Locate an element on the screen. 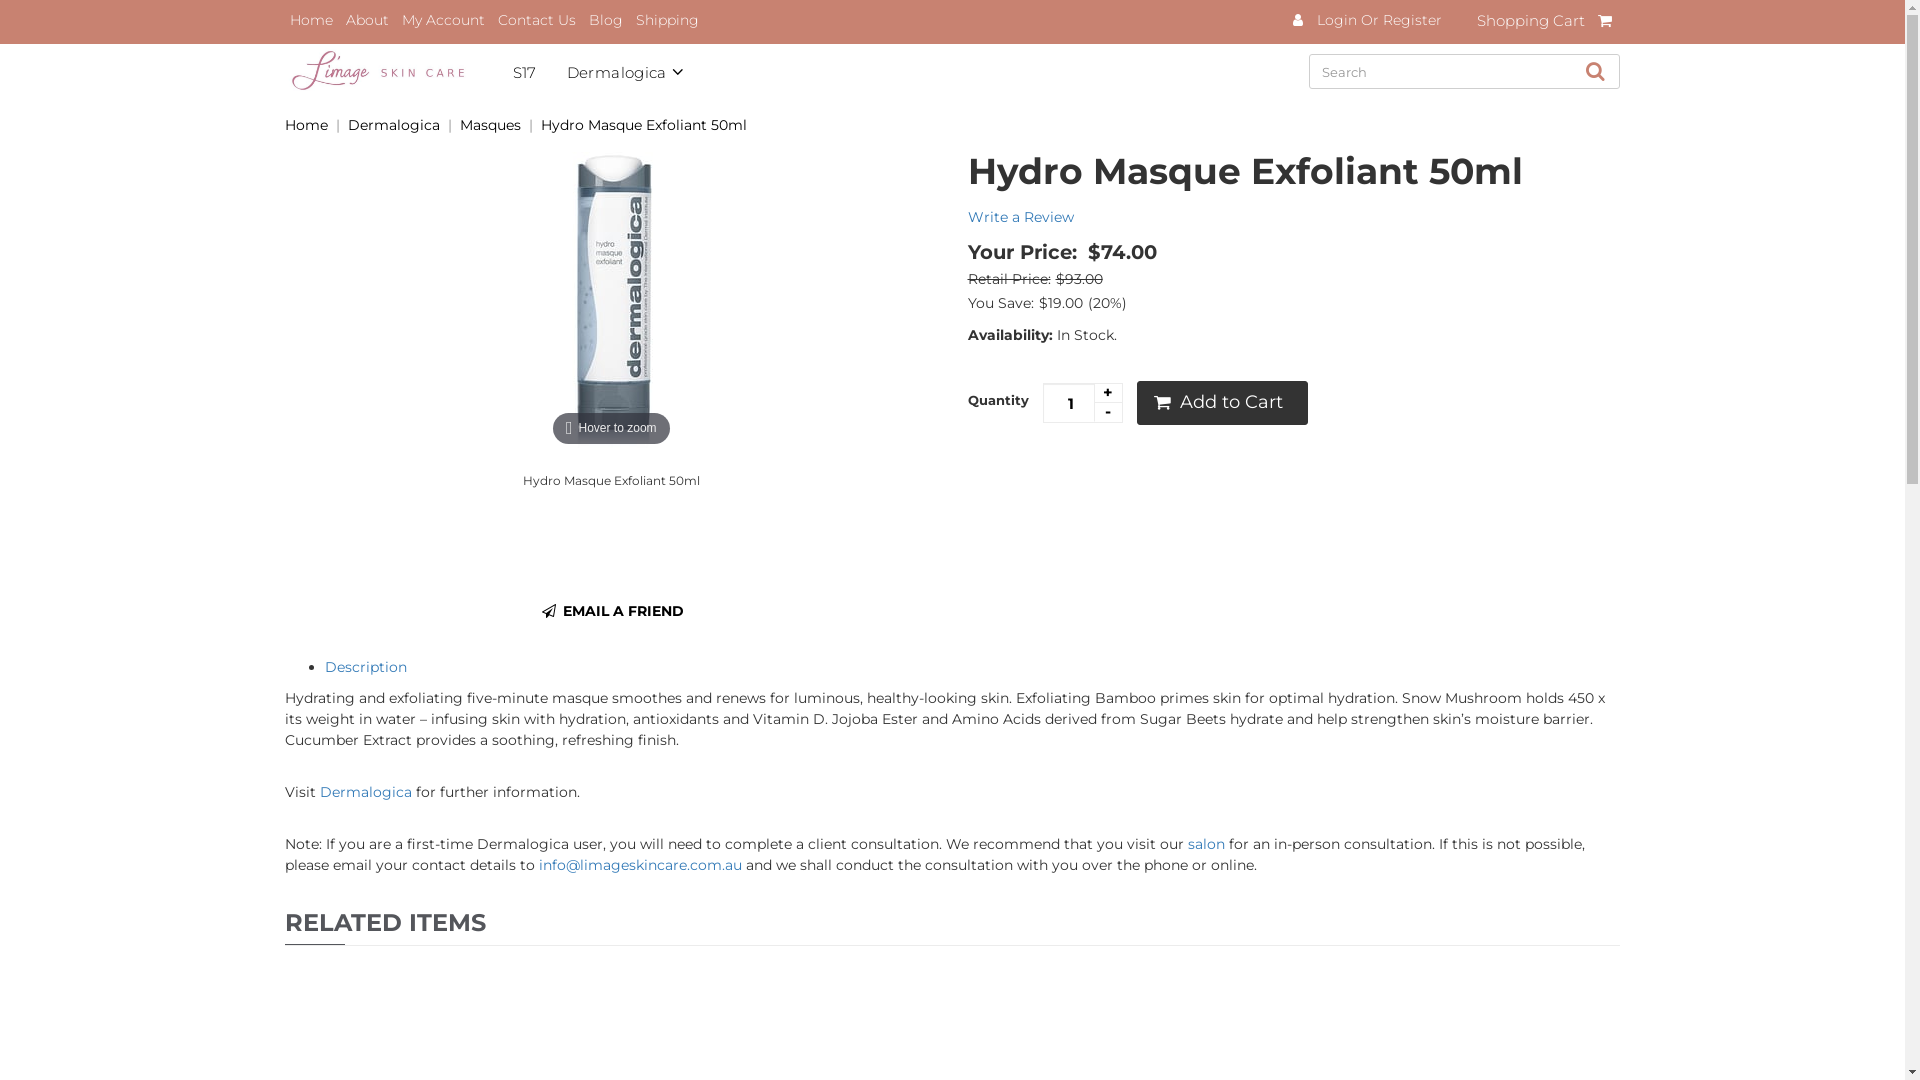  'Shopping Cart' is located at coordinates (1547, 23).